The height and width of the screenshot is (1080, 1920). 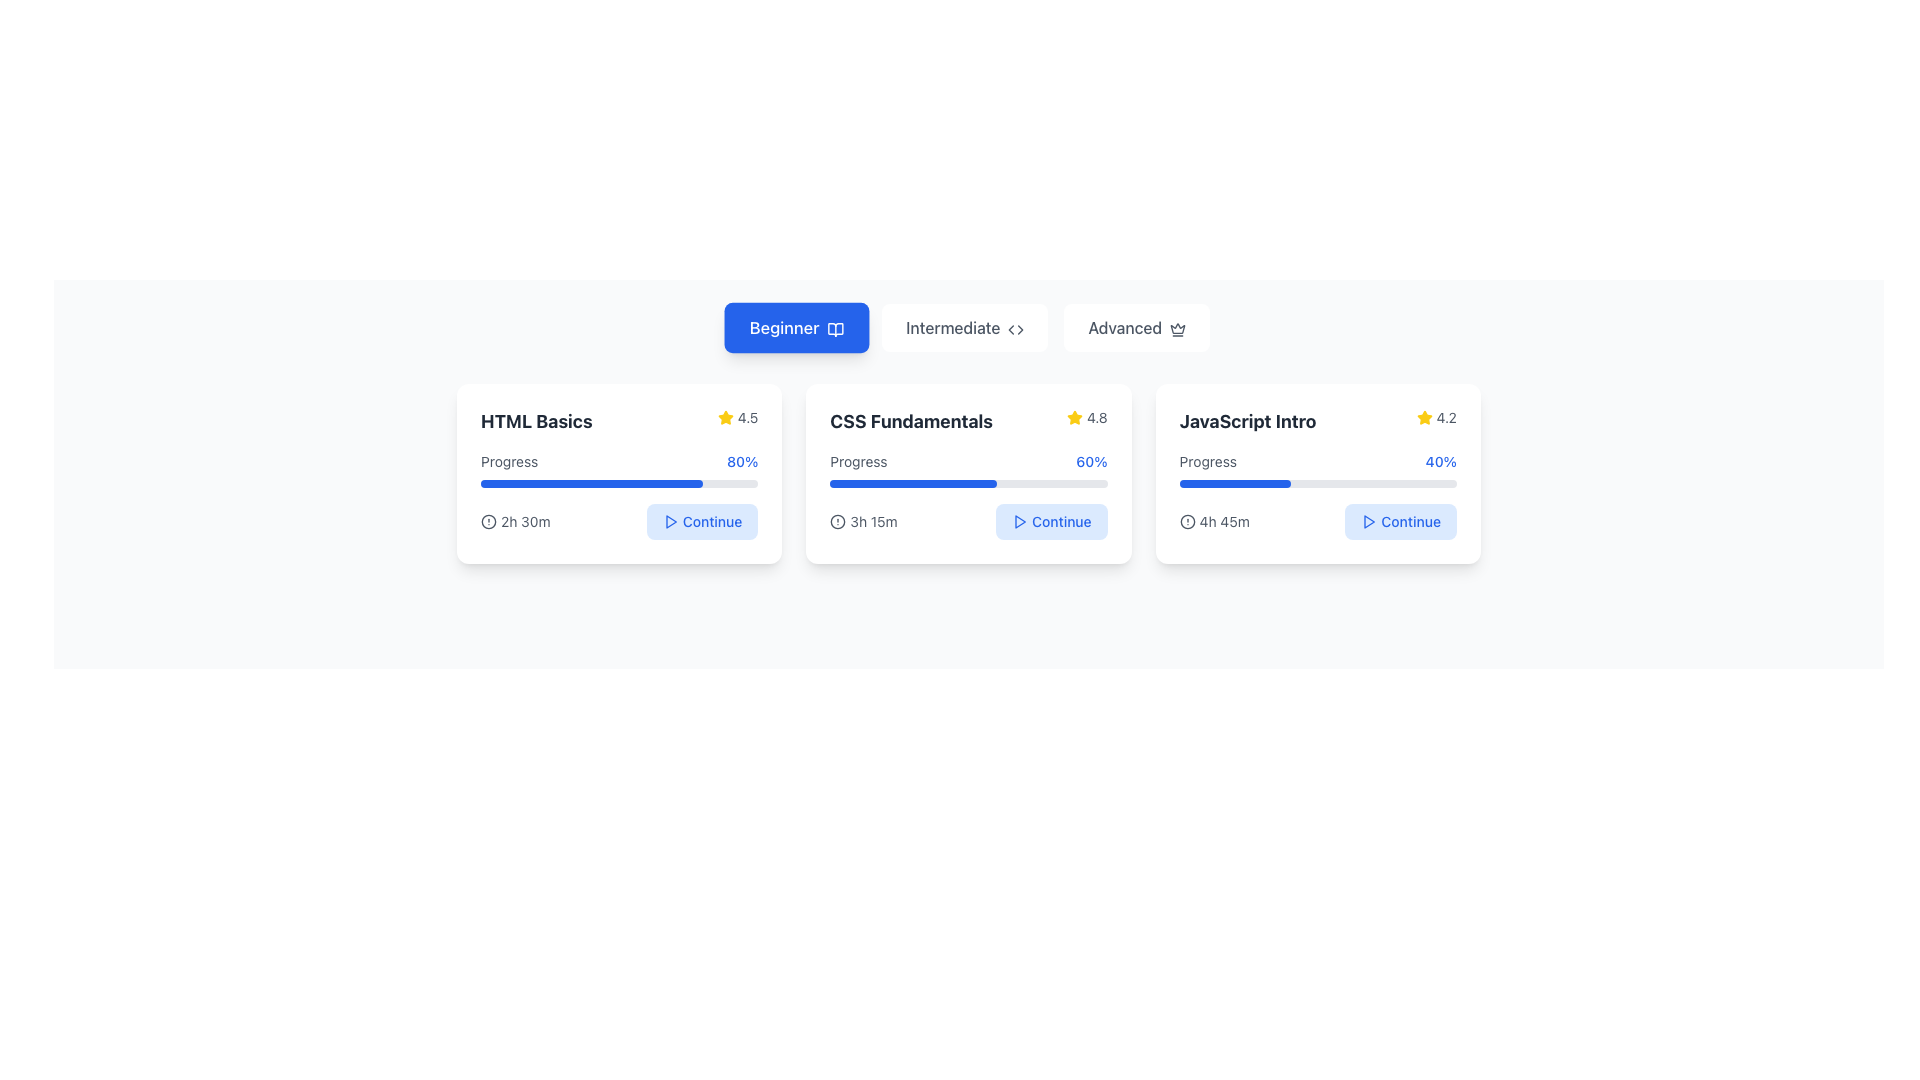 I want to click on the 'Continue' button with an embedded icon and text for the course 'CSS Fundamentals', so click(x=1050, y=520).